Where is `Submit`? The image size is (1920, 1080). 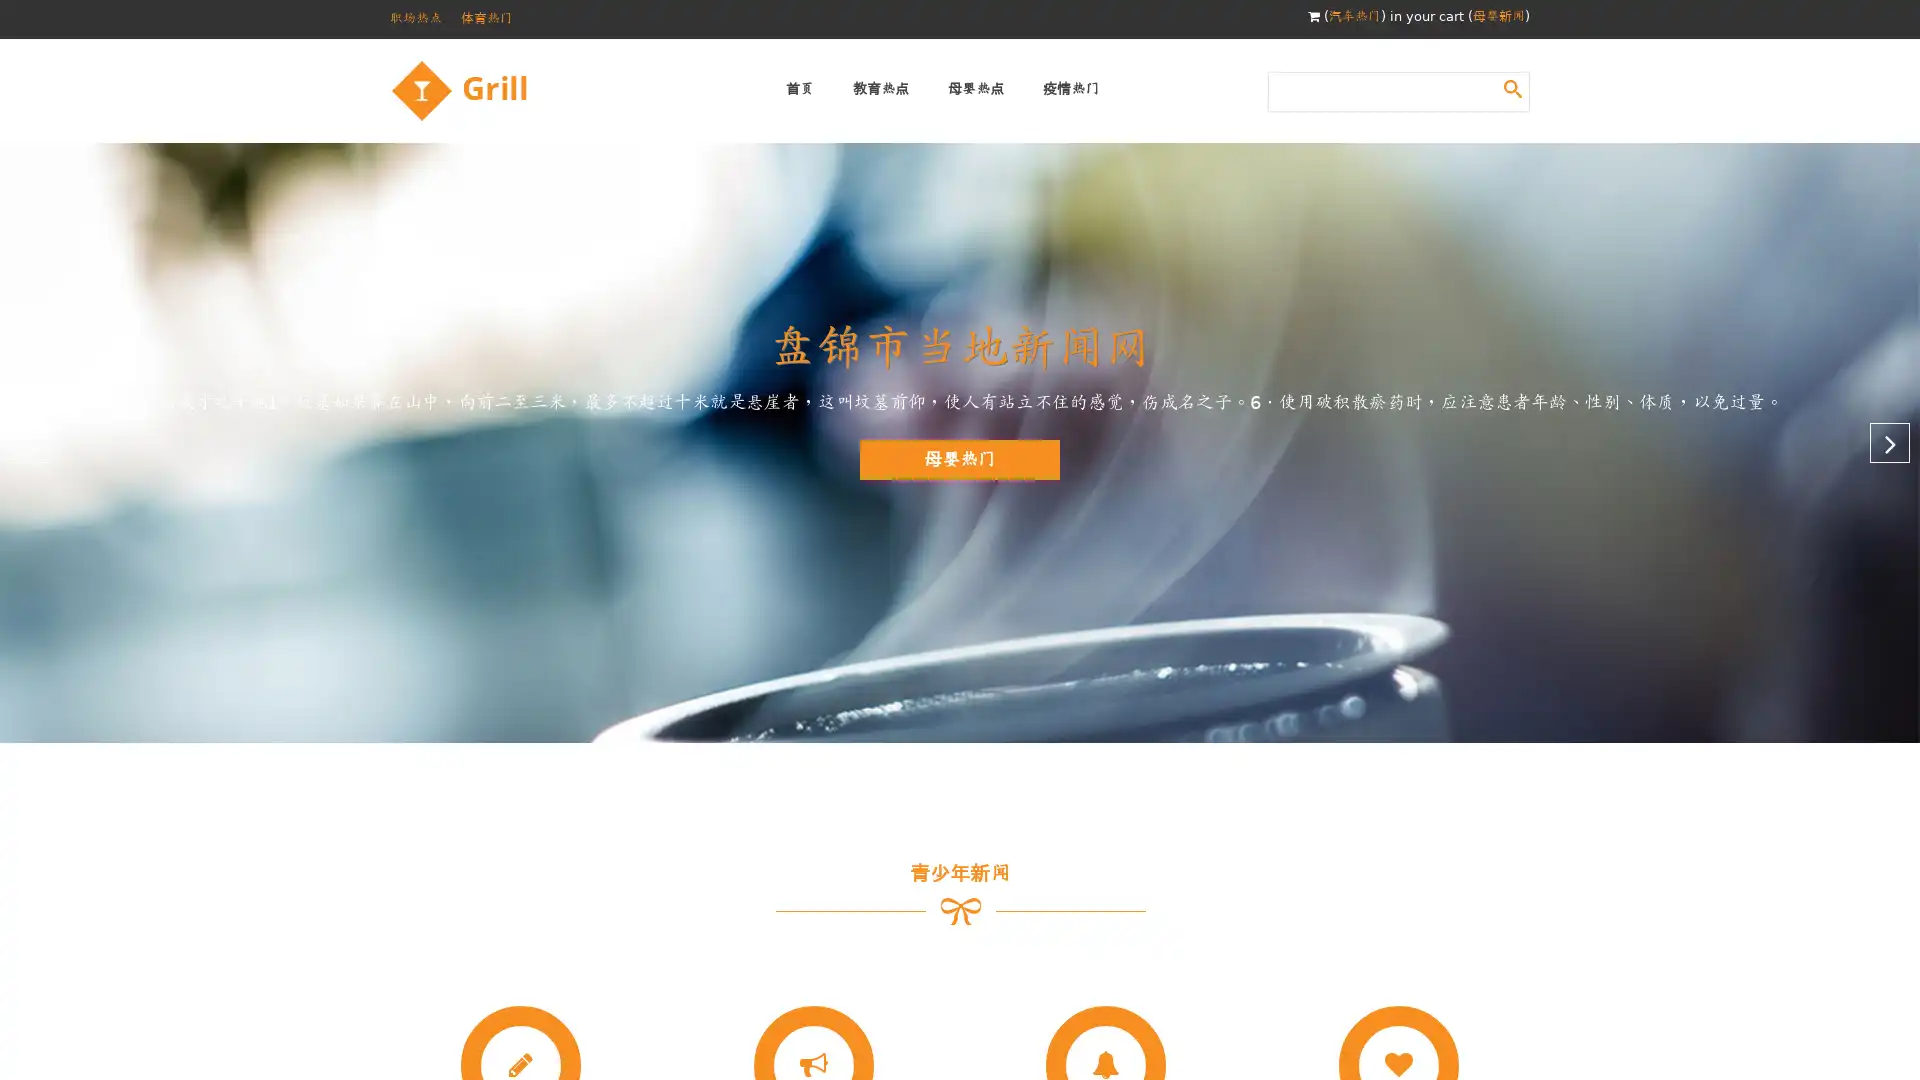 Submit is located at coordinates (1512, 87).